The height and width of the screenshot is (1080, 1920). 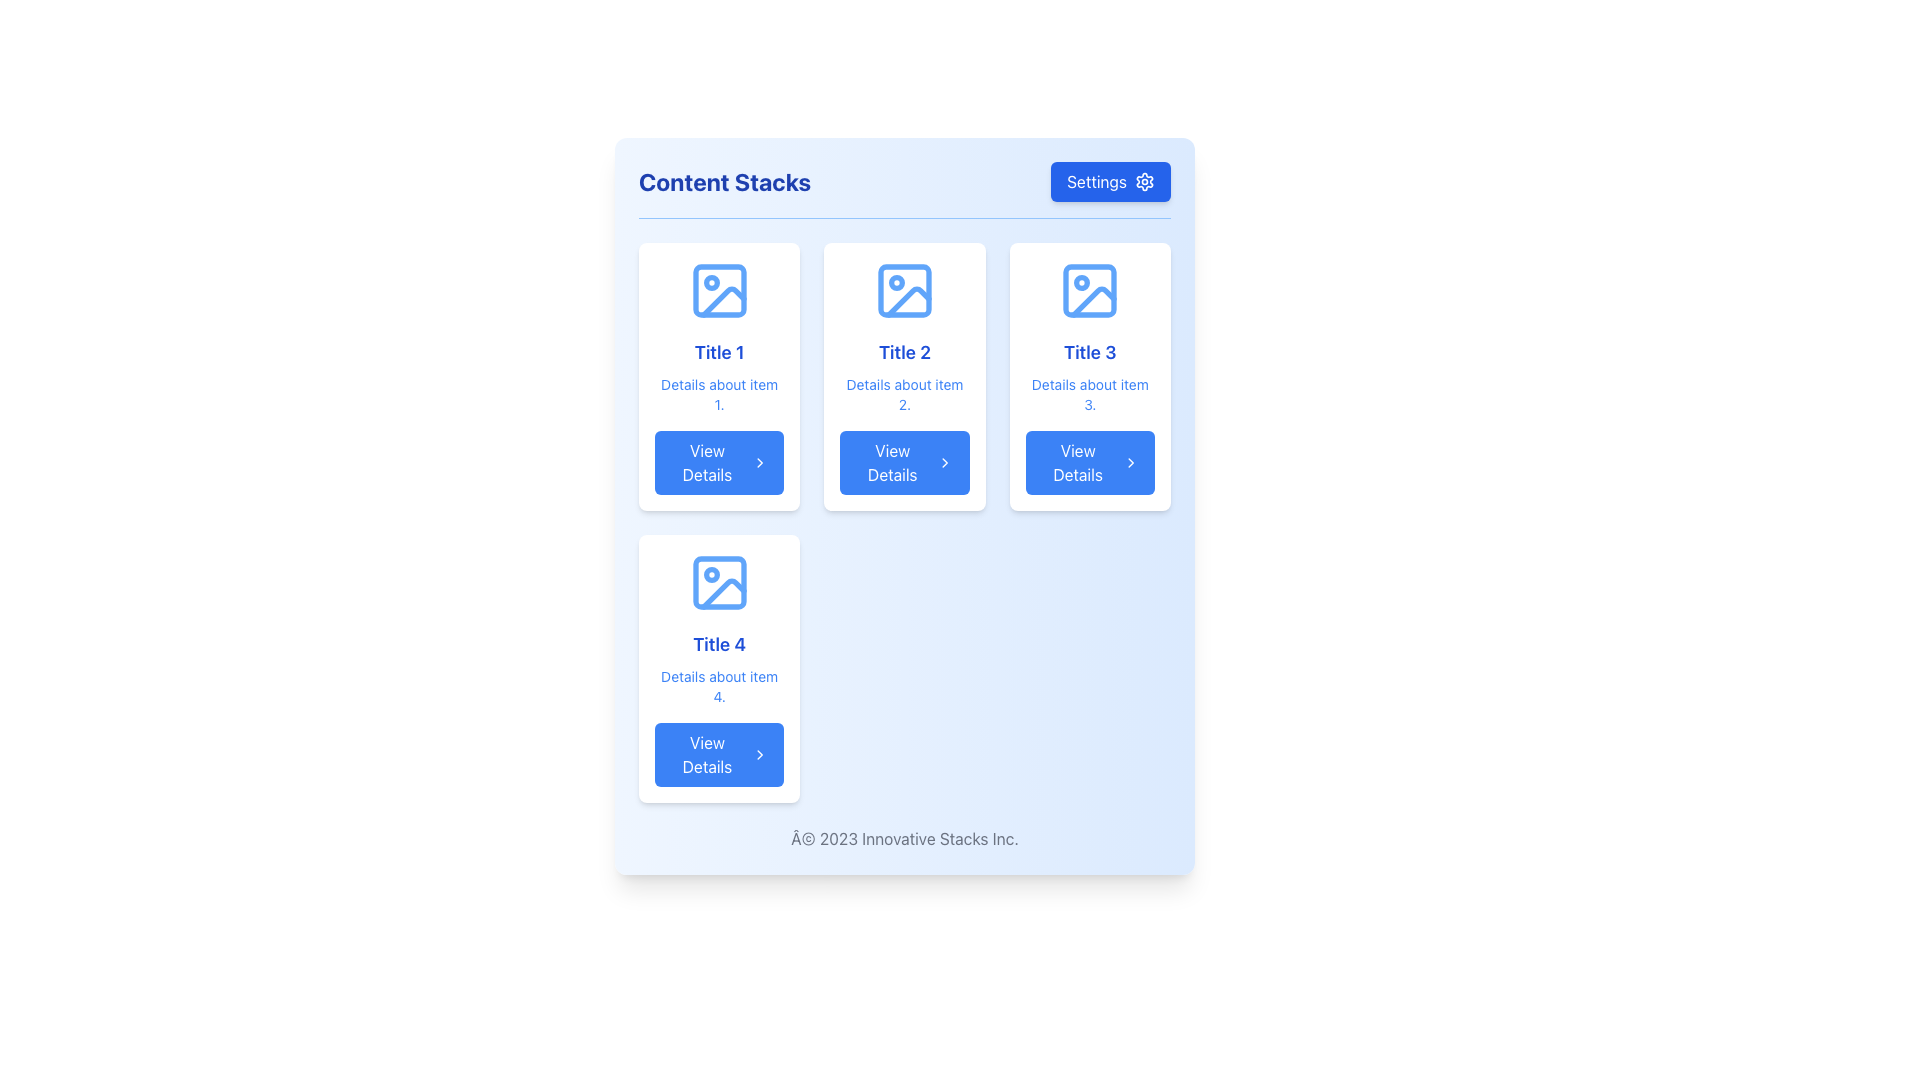 What do you see at coordinates (719, 582) in the screenshot?
I see `the icon resembling an image, which is located at the top of the card labeled 'Title 4' in the second row of content cards` at bounding box center [719, 582].